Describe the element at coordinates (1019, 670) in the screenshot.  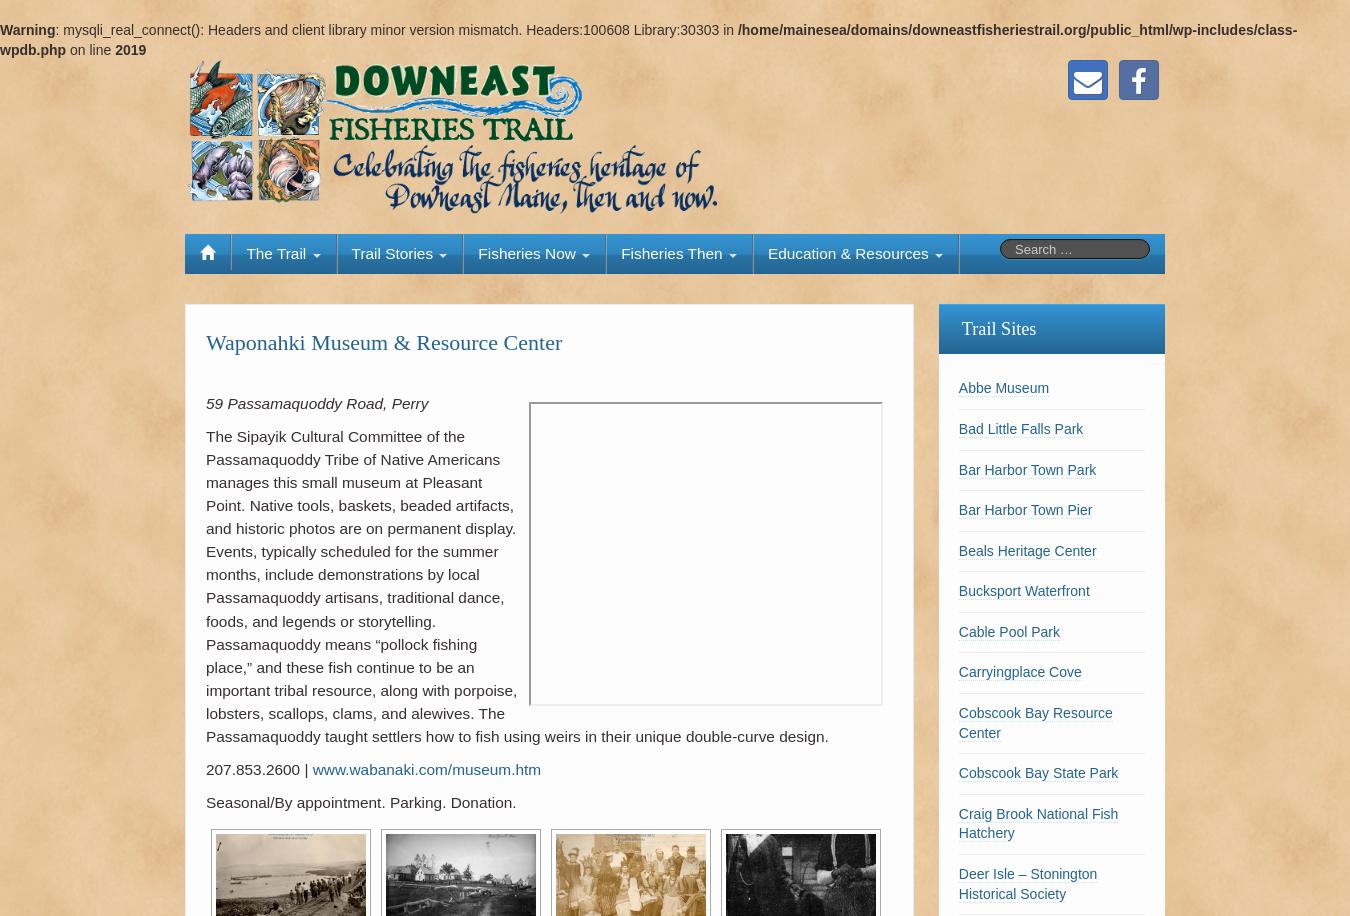
I see `'Carryingplace Cove'` at that location.